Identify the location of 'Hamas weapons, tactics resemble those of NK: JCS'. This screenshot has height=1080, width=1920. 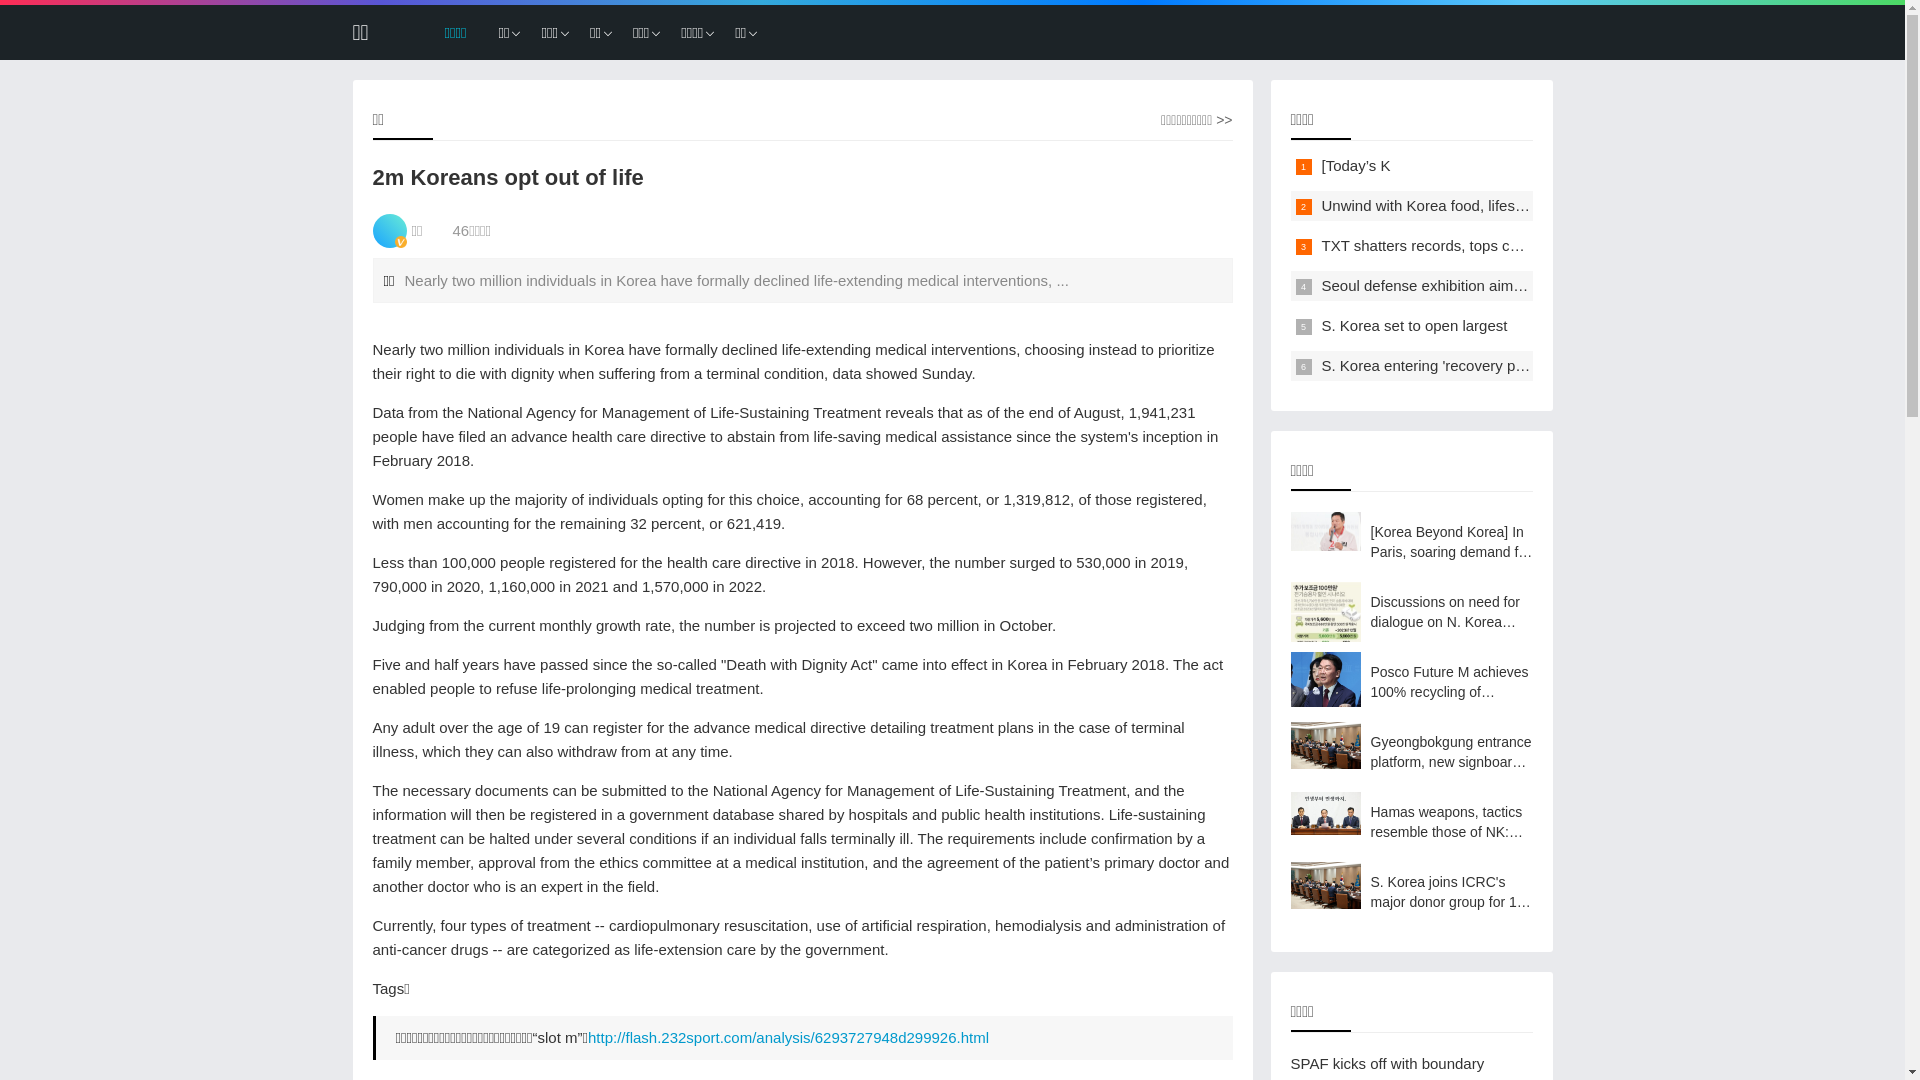
(1410, 821).